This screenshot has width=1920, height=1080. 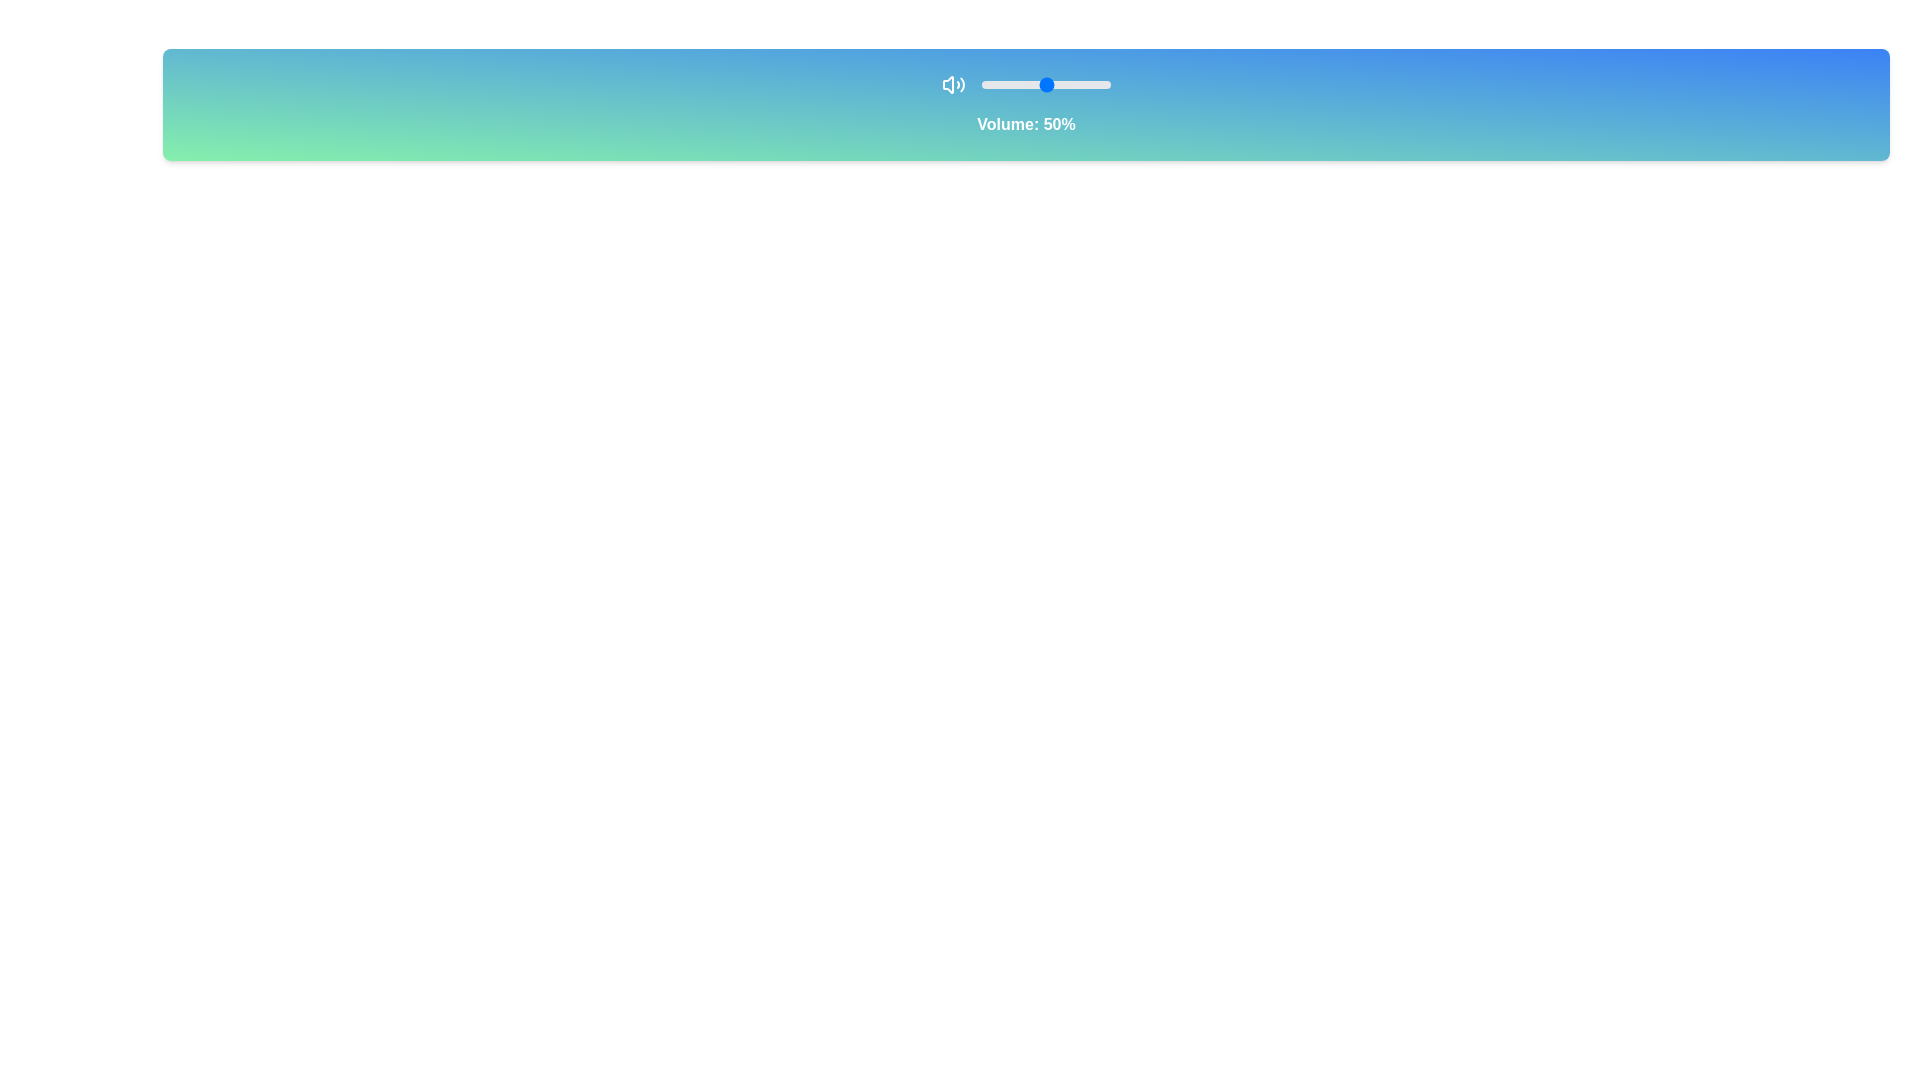 What do you see at coordinates (1020, 83) in the screenshot?
I see `the slider` at bounding box center [1020, 83].